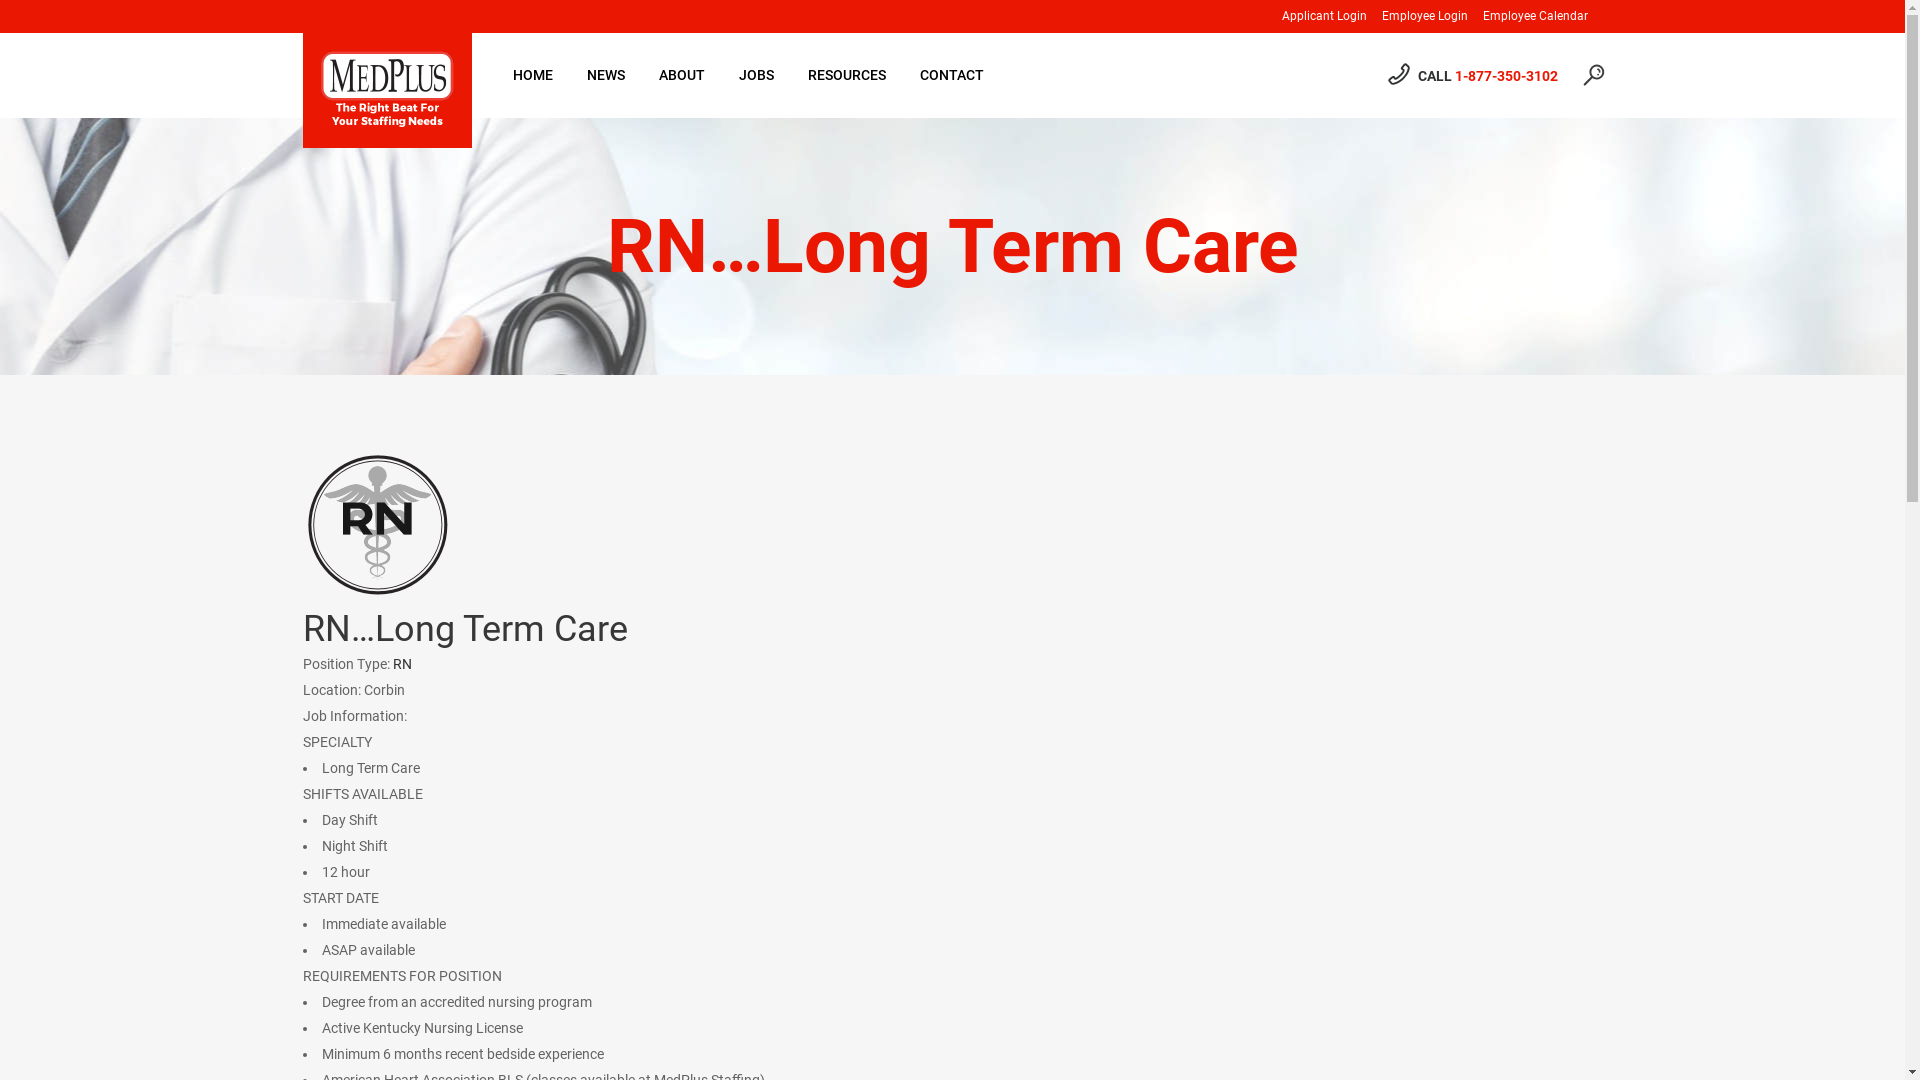 The width and height of the screenshot is (1920, 1080). I want to click on 'CONTACT', so click(901, 74).